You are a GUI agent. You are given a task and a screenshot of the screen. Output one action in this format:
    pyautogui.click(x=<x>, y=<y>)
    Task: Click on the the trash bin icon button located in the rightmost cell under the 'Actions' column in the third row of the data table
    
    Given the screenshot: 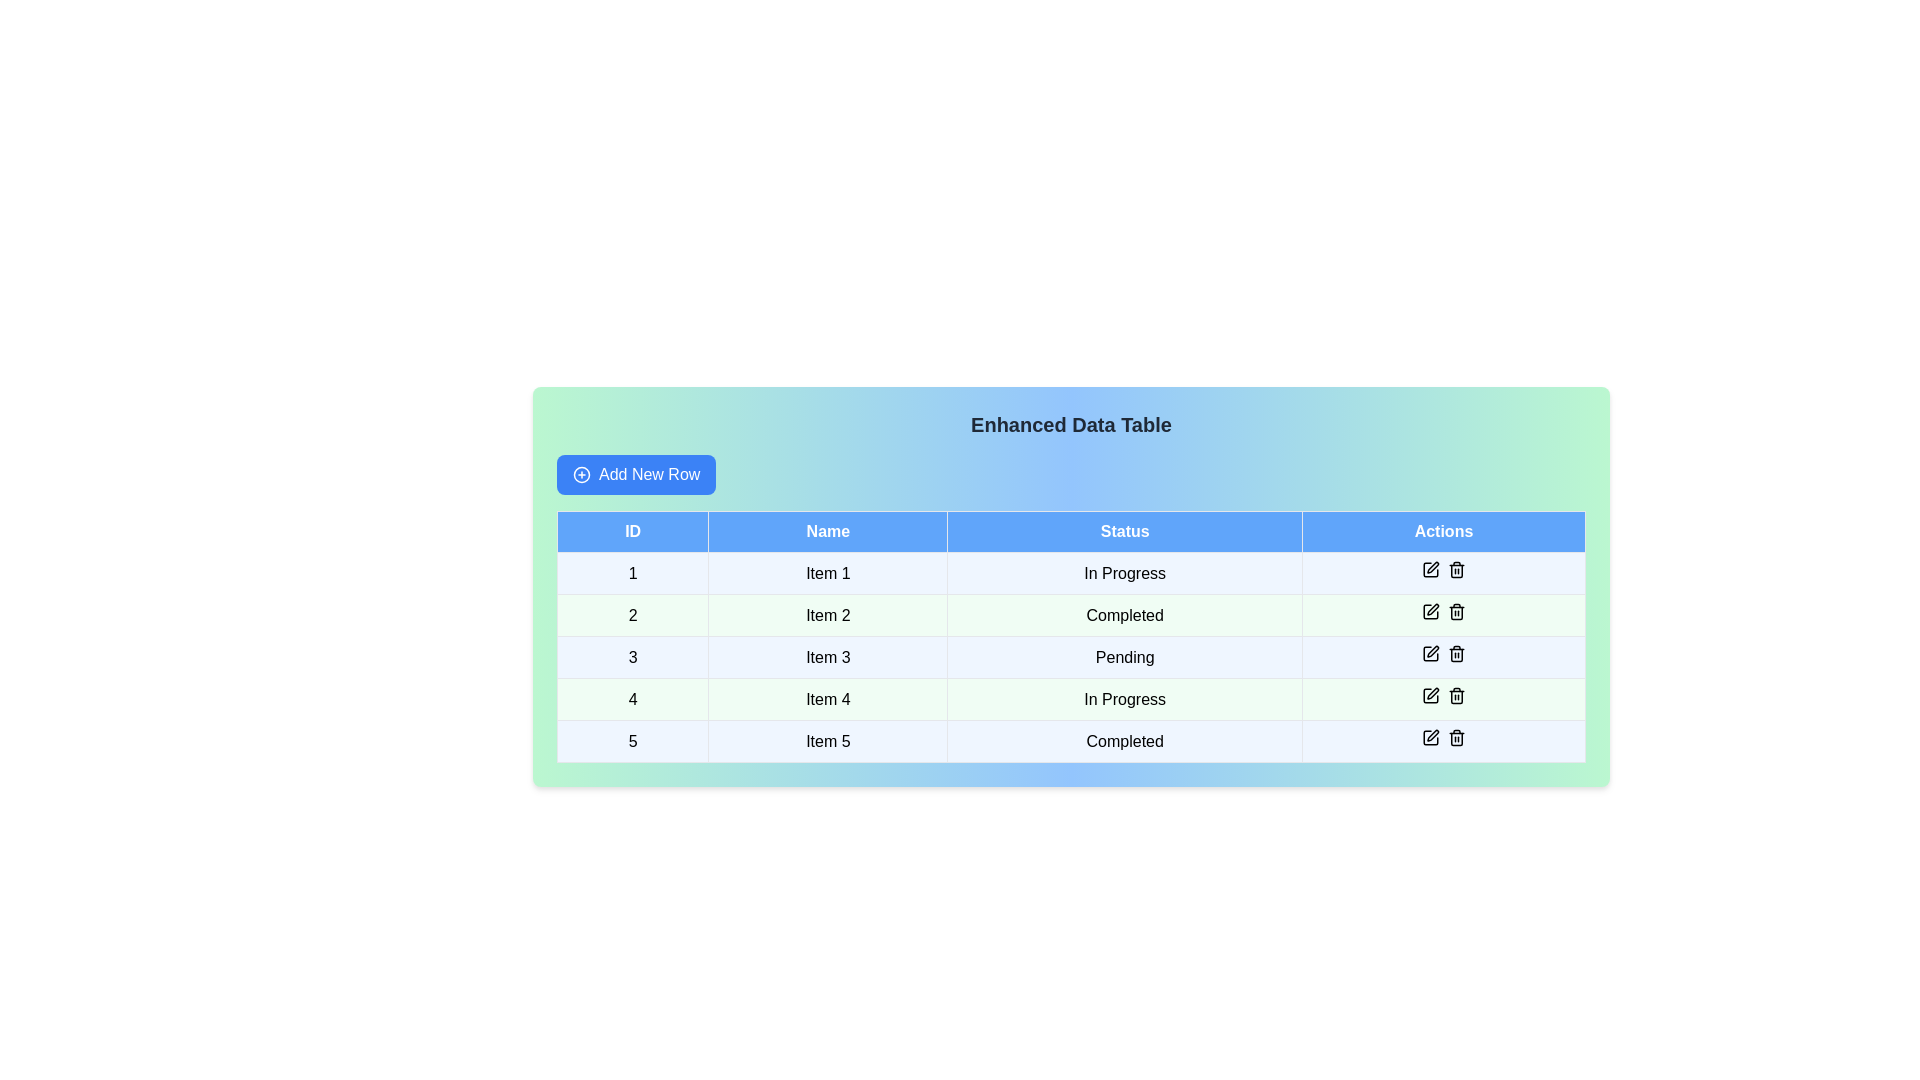 What is the action you would take?
    pyautogui.click(x=1456, y=654)
    